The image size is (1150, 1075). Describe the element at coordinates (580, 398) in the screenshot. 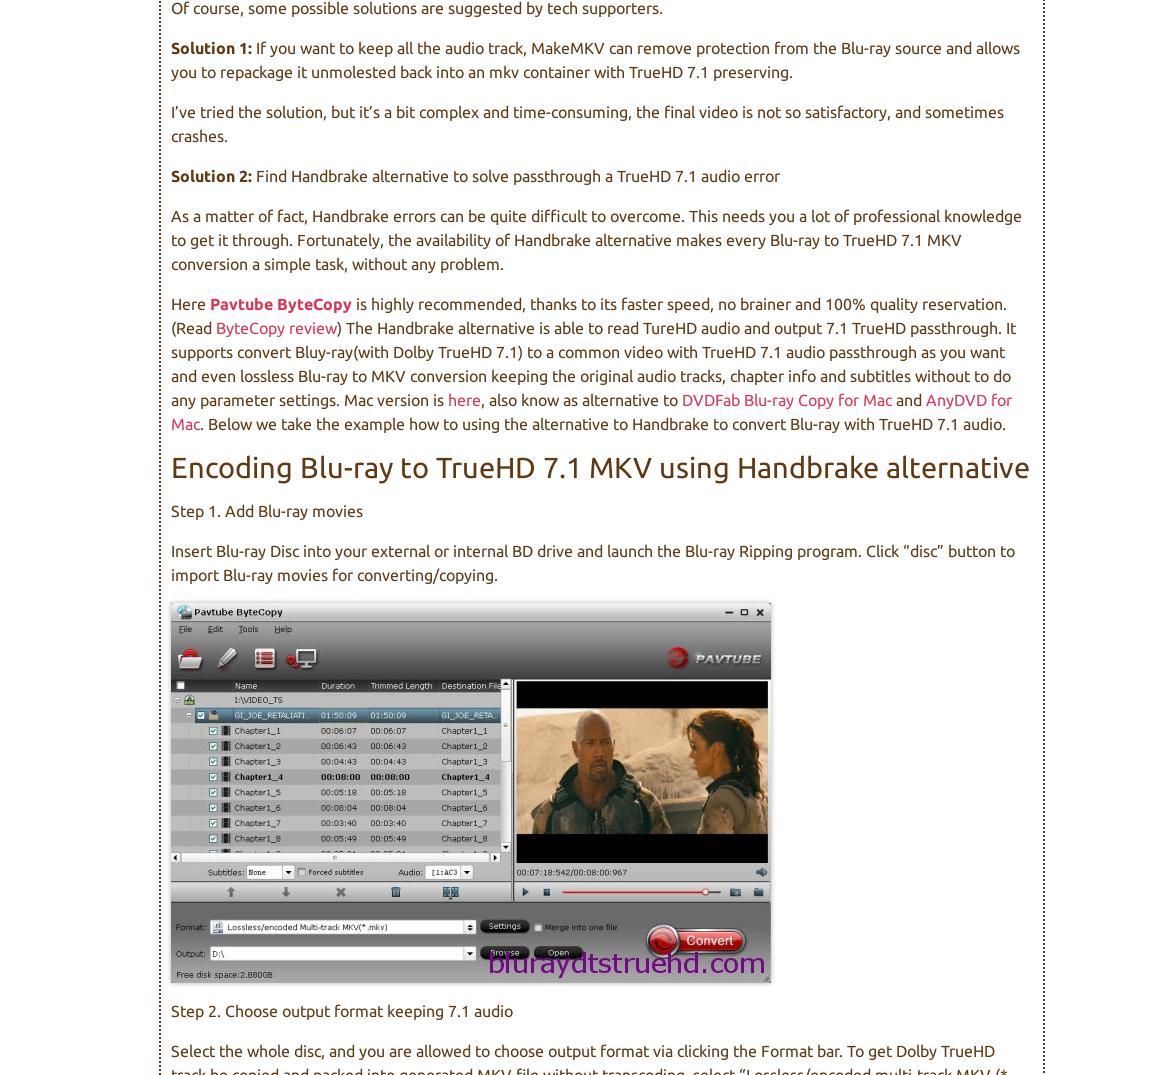

I see `', also know as alternative to'` at that location.